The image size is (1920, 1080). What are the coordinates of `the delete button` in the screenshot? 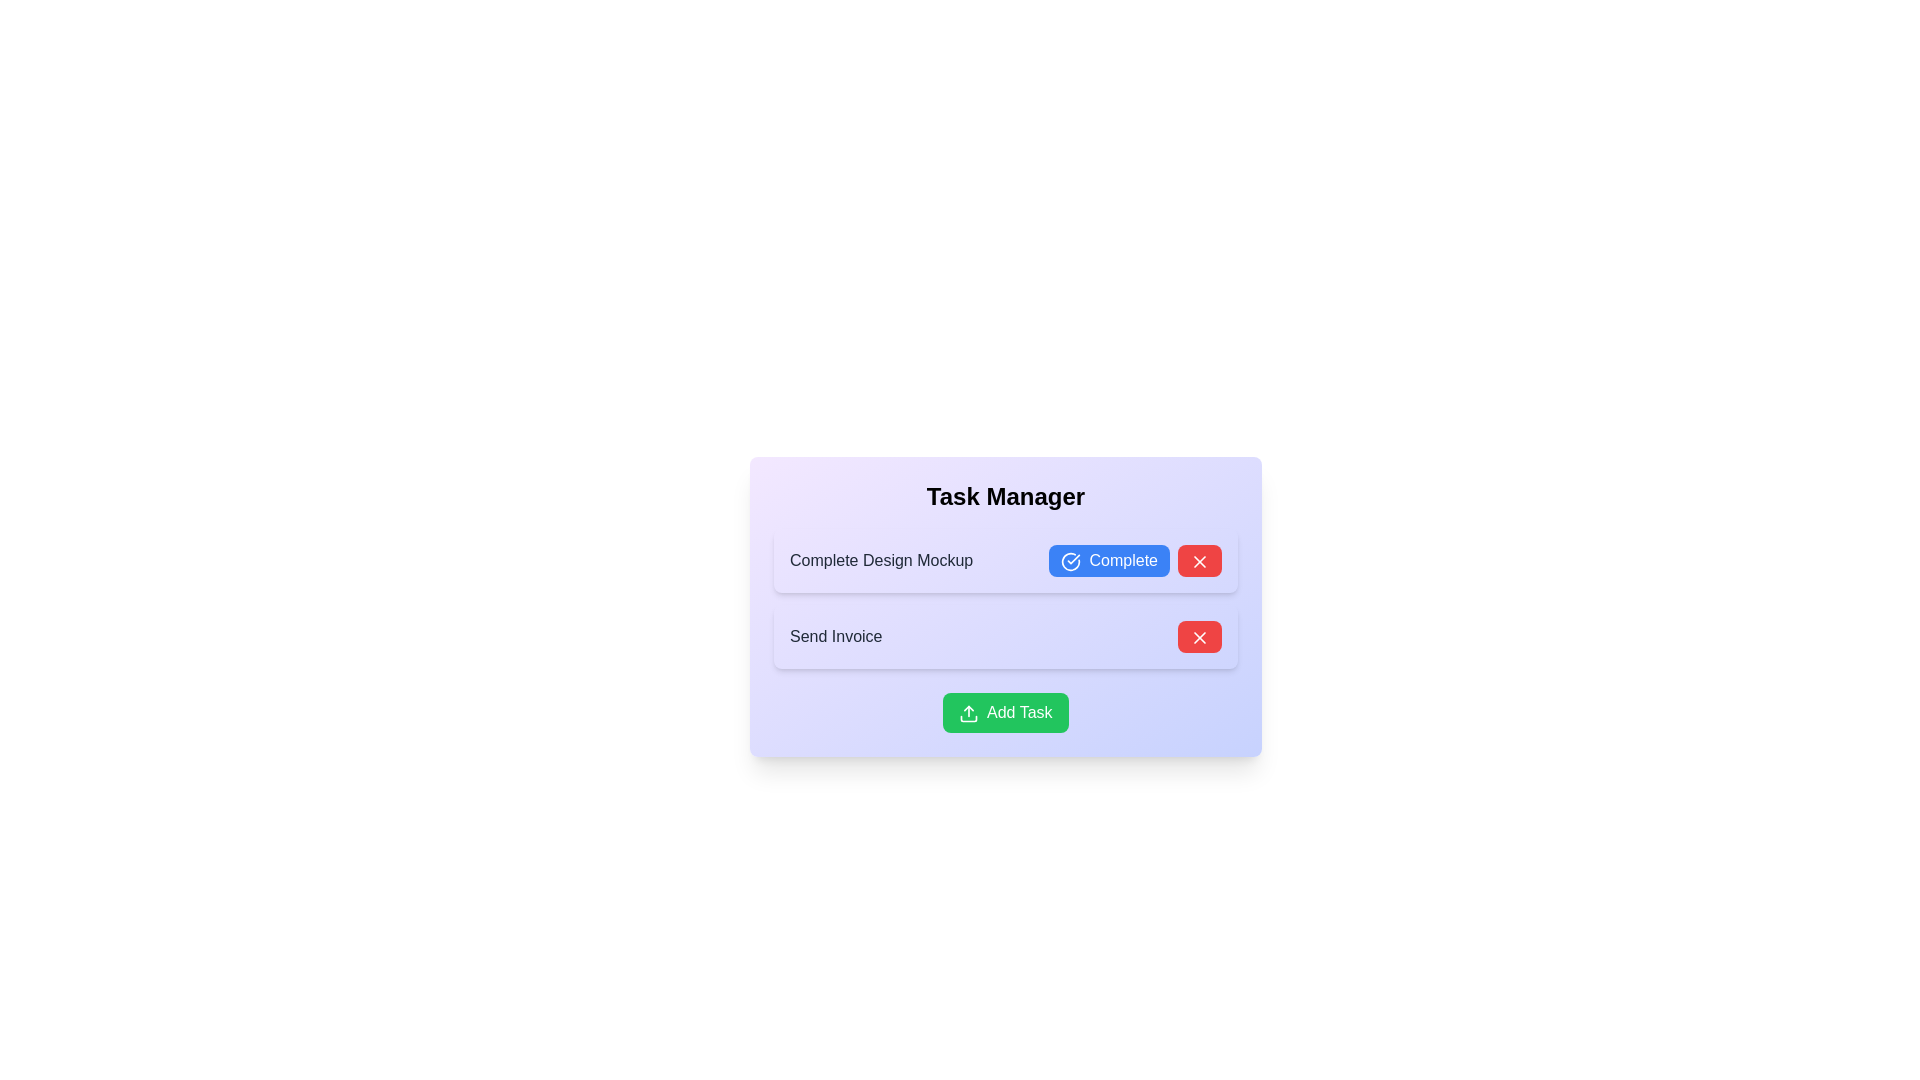 It's located at (1200, 636).